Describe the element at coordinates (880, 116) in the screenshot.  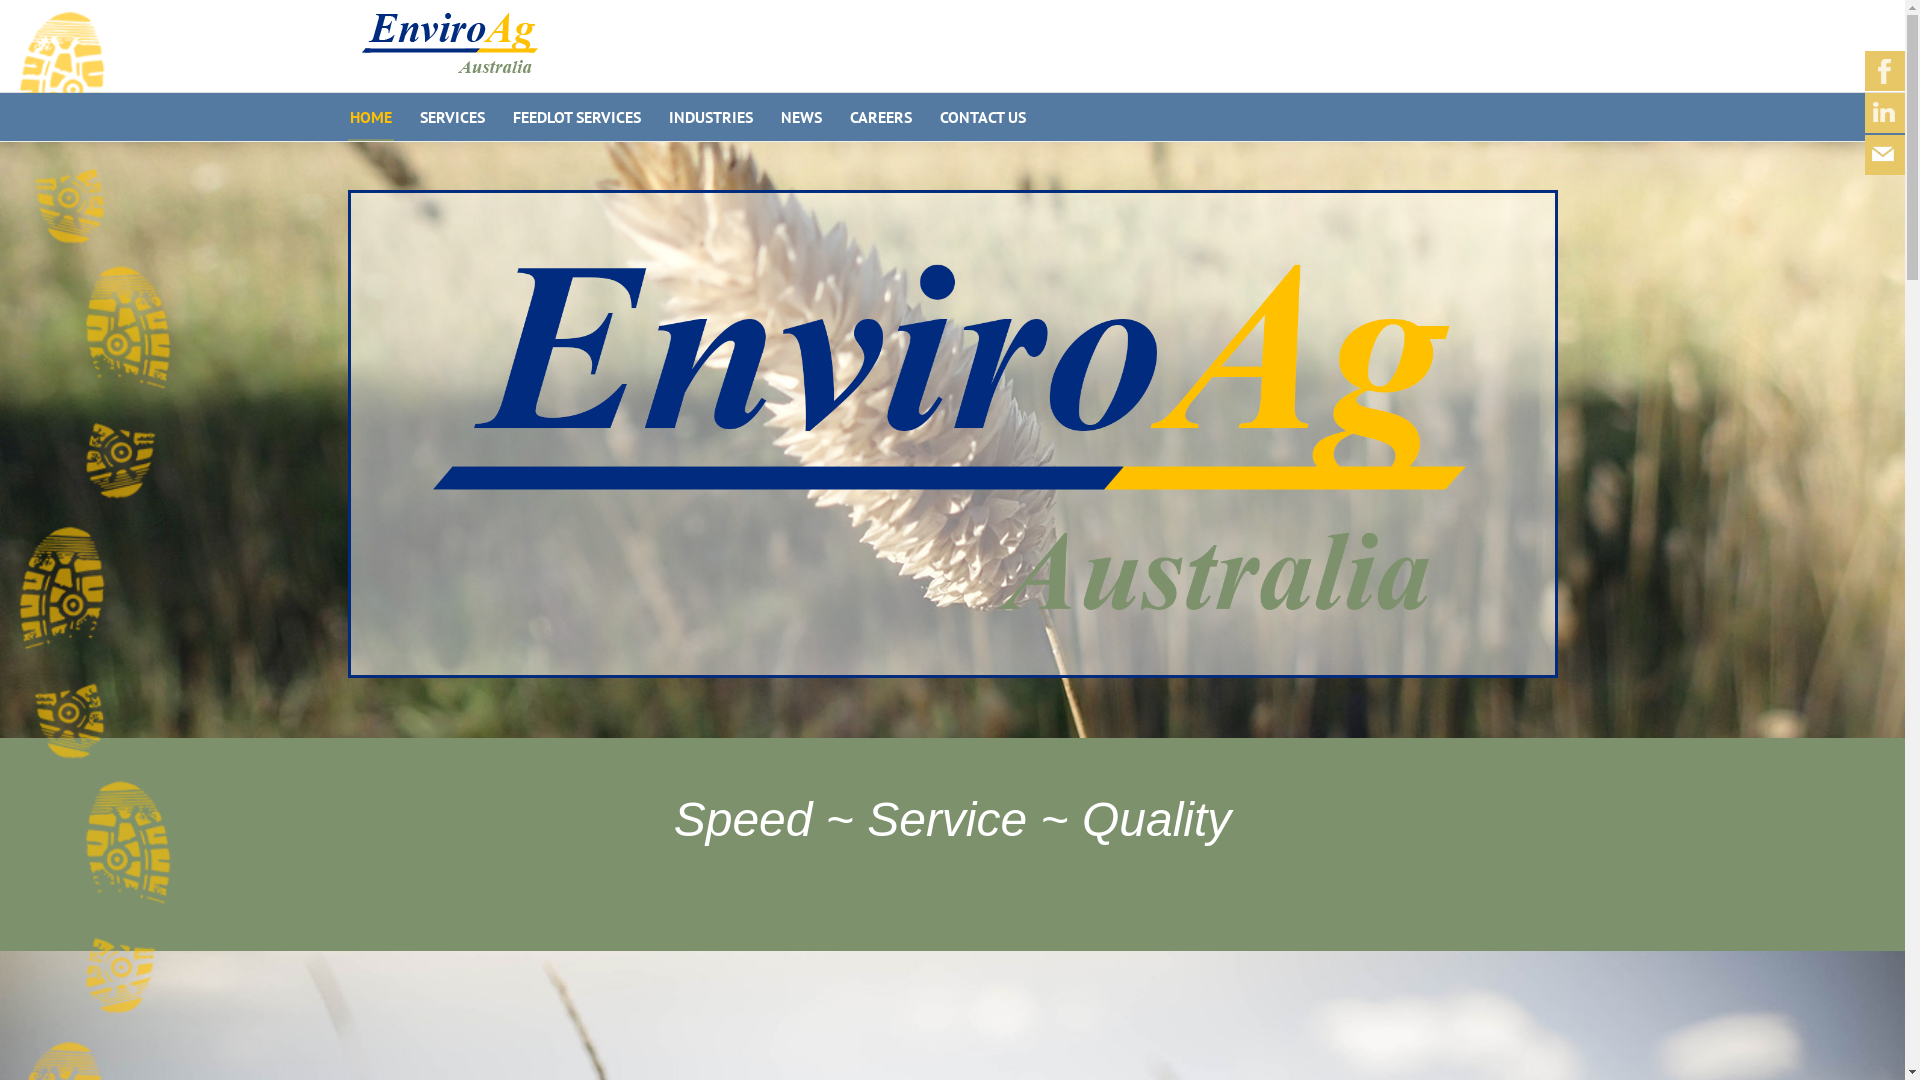
I see `'CAREERS'` at that location.